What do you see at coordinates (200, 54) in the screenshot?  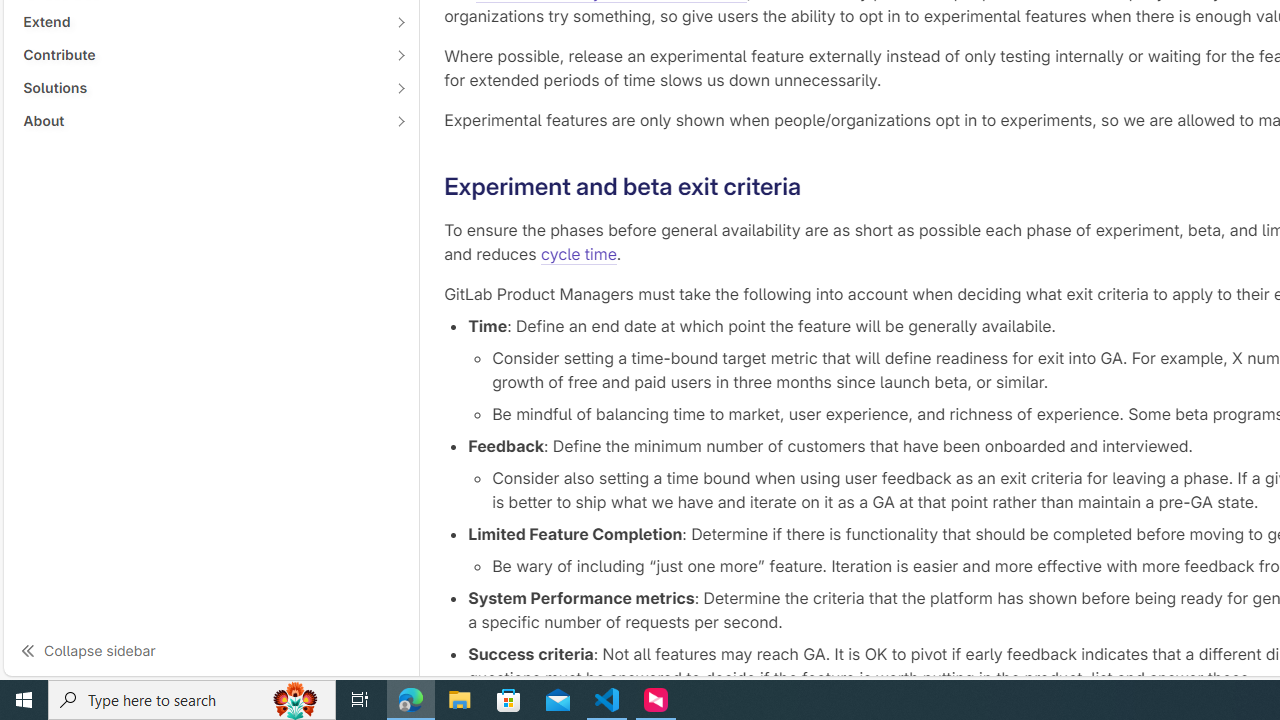 I see `'Contribute'` at bounding box center [200, 54].